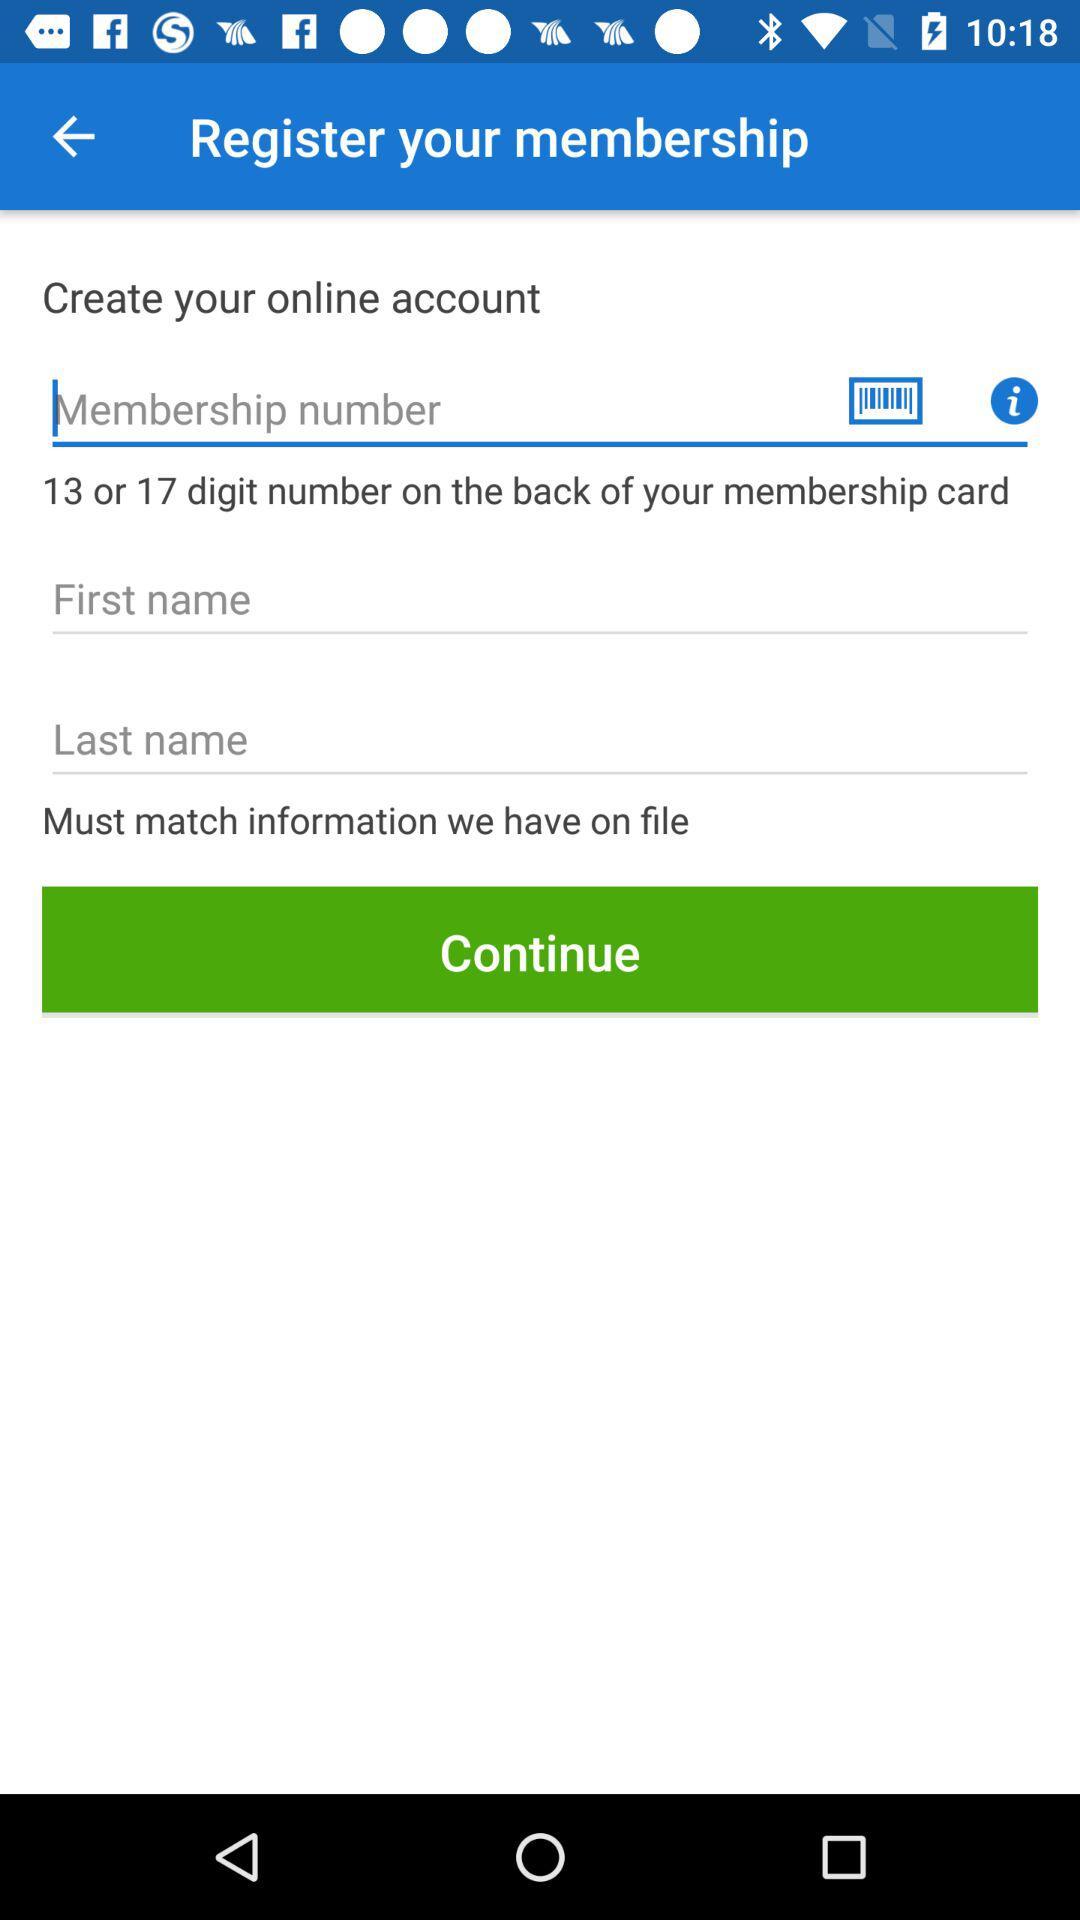 The image size is (1080, 1920). Describe the element at coordinates (540, 598) in the screenshot. I see `the text field of first name` at that location.